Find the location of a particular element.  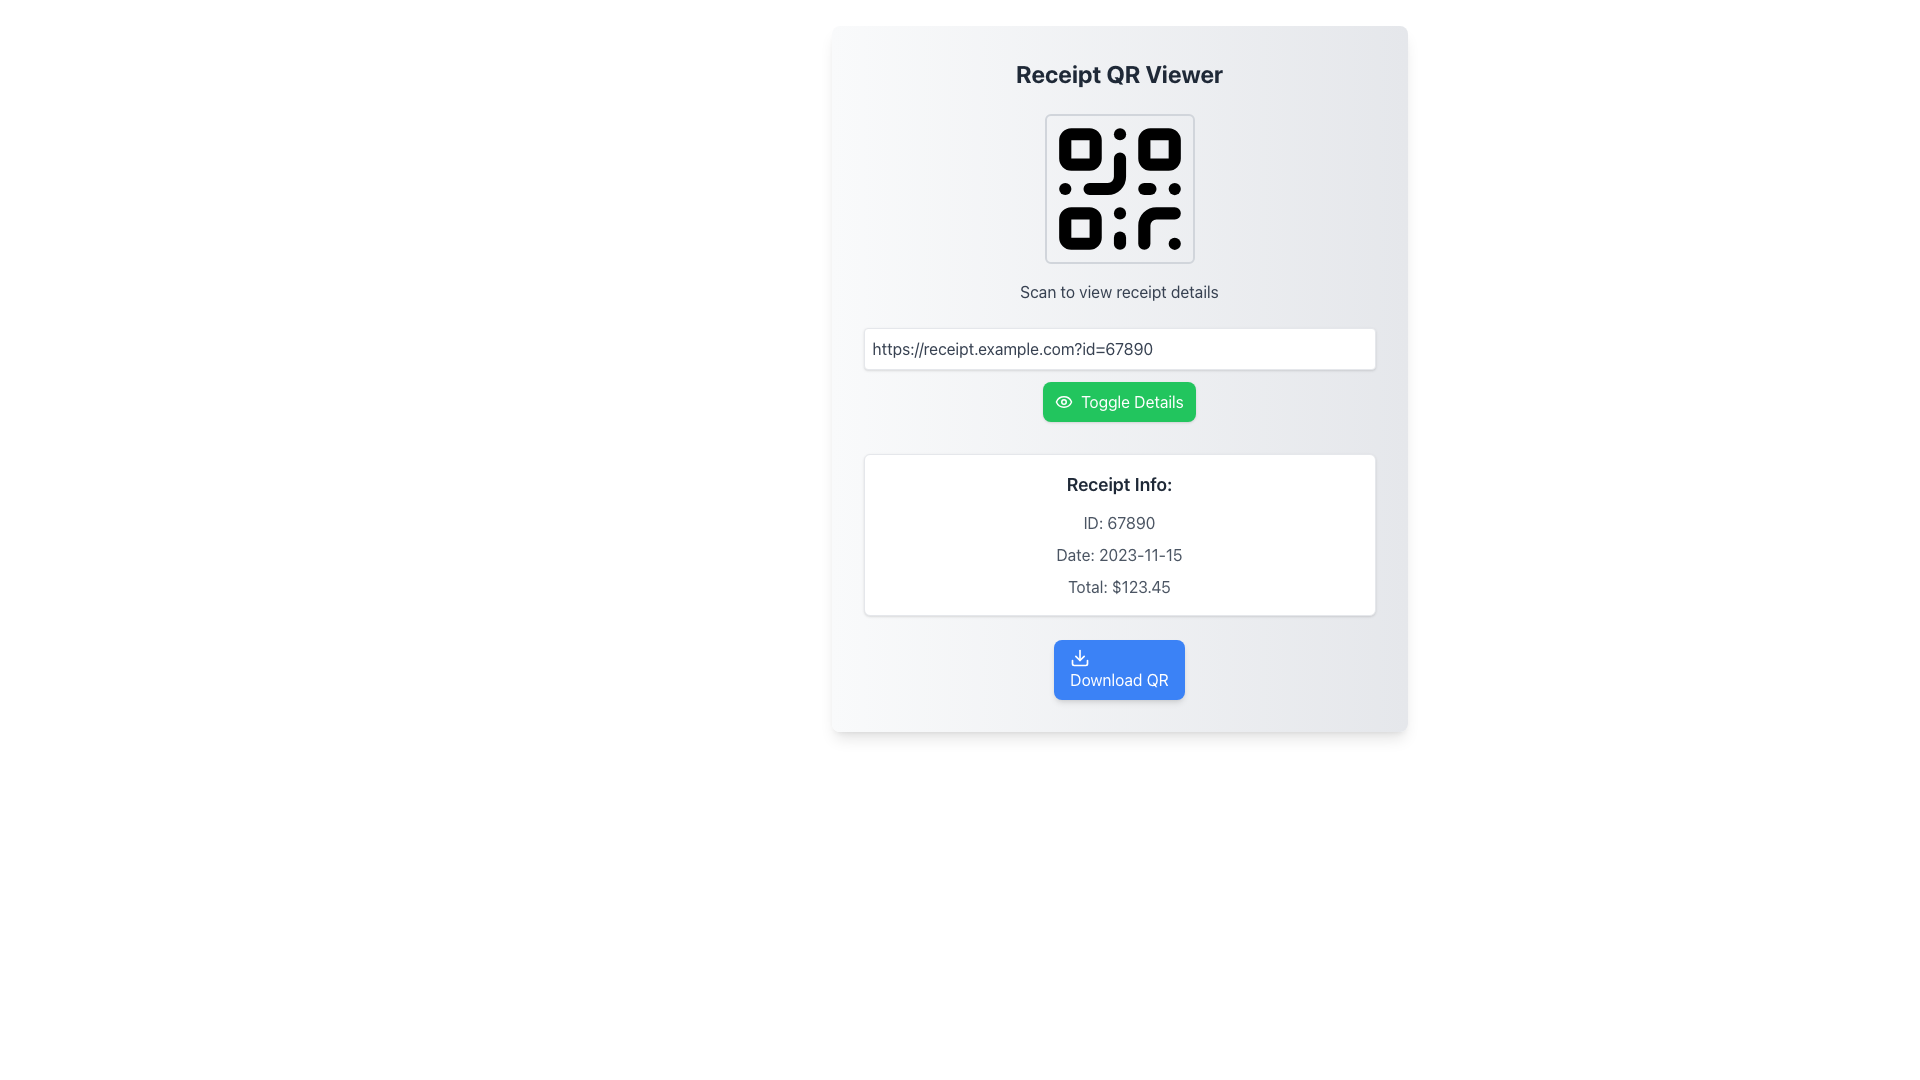

the eye icon located in the top-left section of the interface, which indicates visibility of a particular item or setting is located at coordinates (1063, 401).